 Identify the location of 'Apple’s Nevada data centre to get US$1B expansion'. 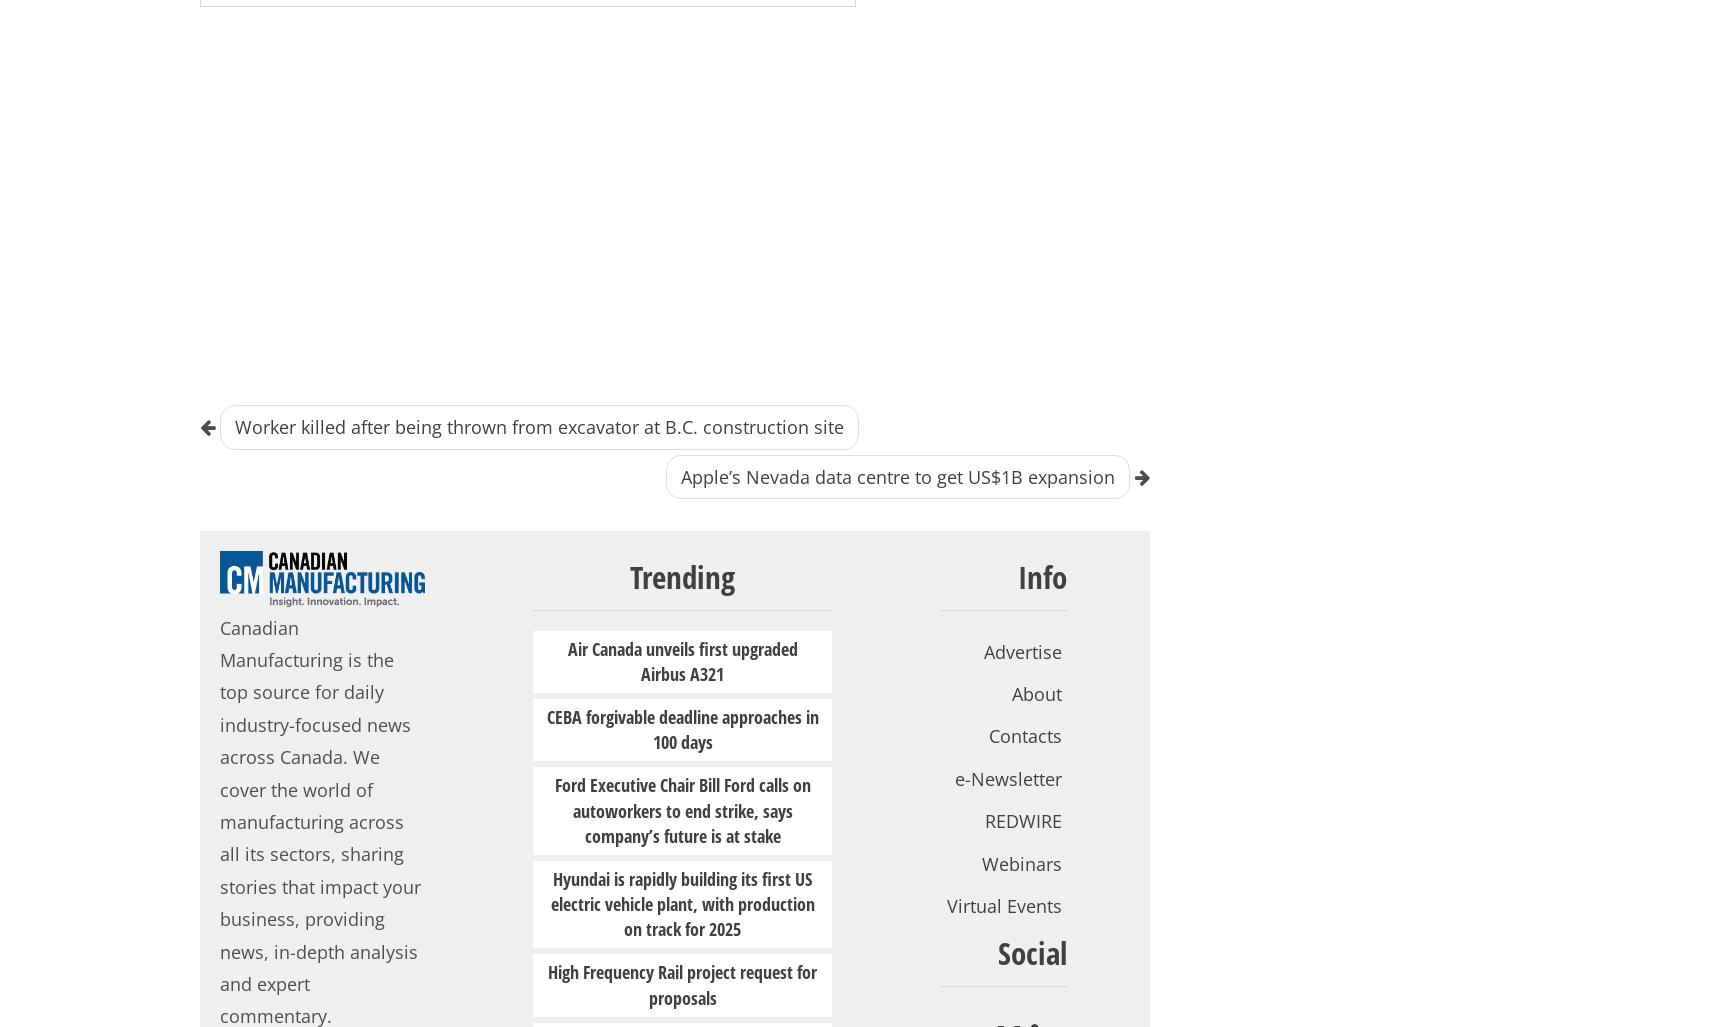
(897, 476).